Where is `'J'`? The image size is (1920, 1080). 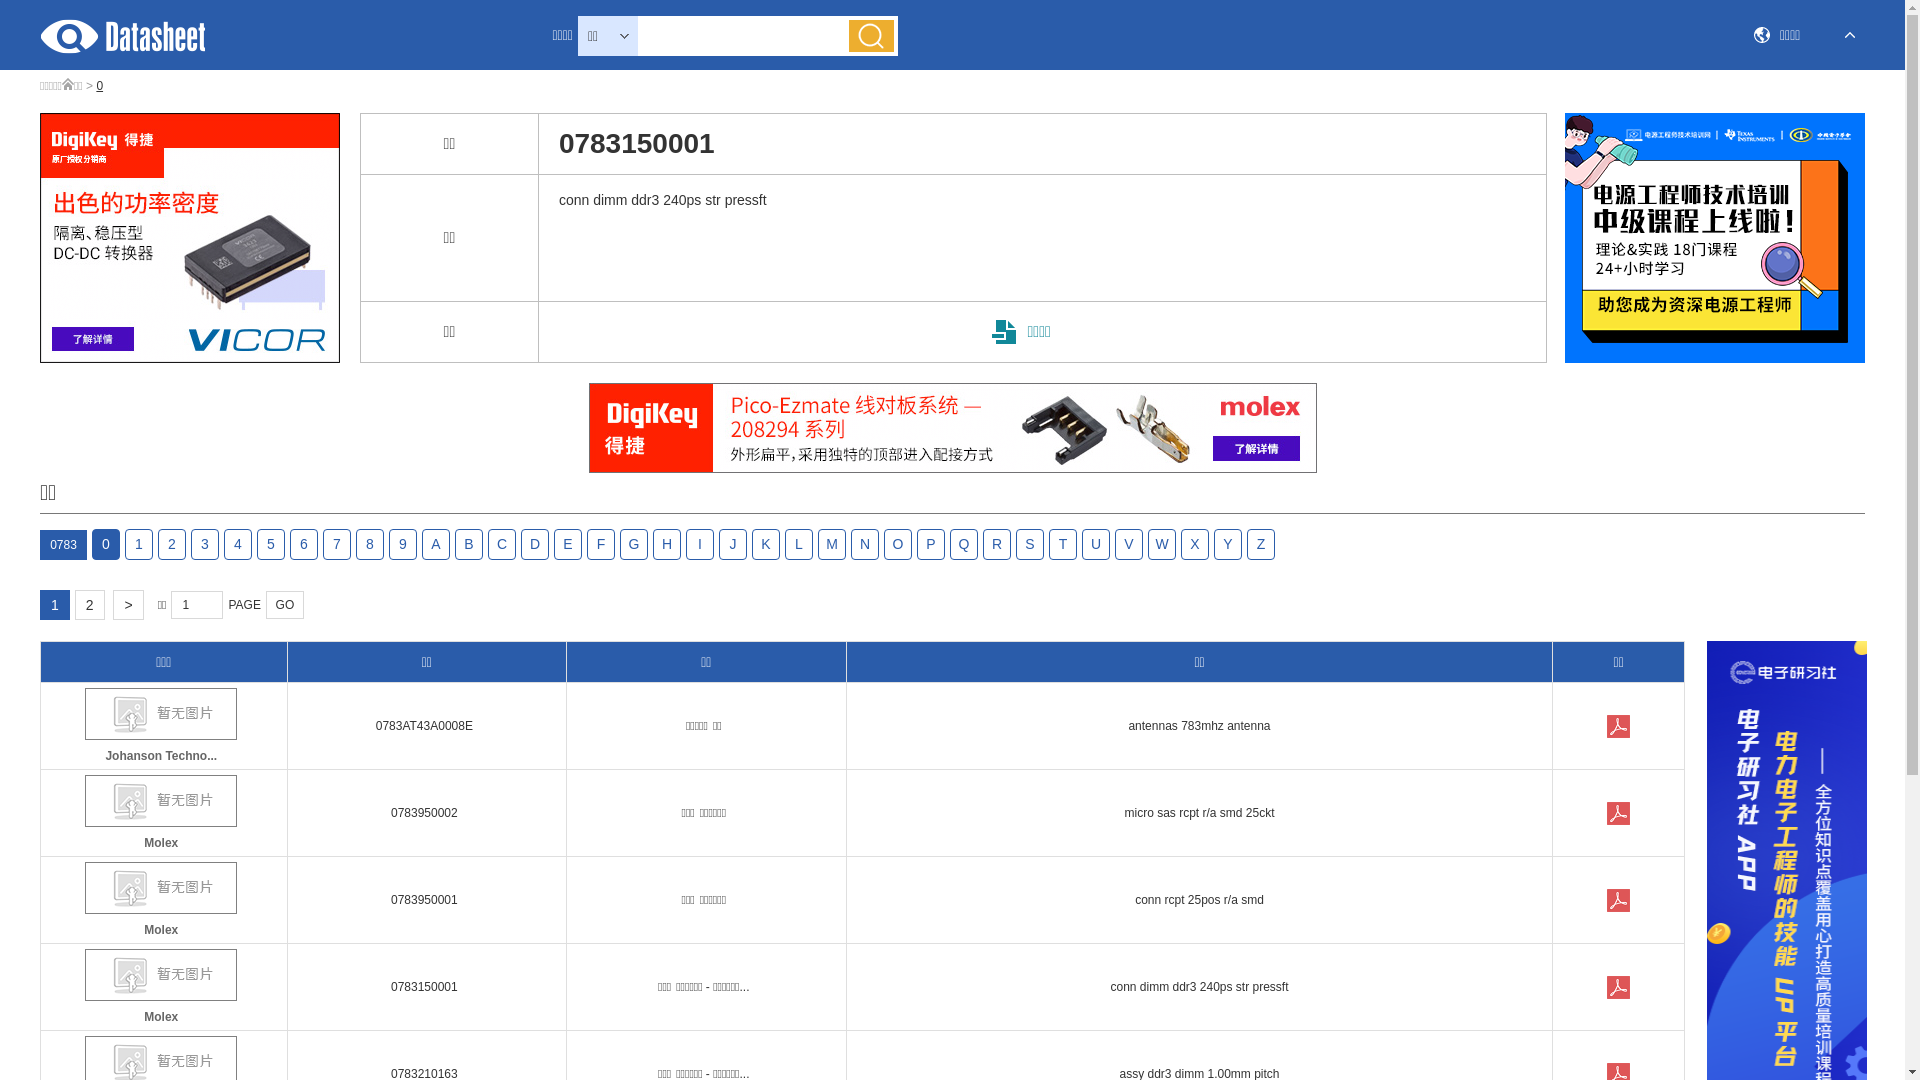 'J' is located at coordinates (732, 544).